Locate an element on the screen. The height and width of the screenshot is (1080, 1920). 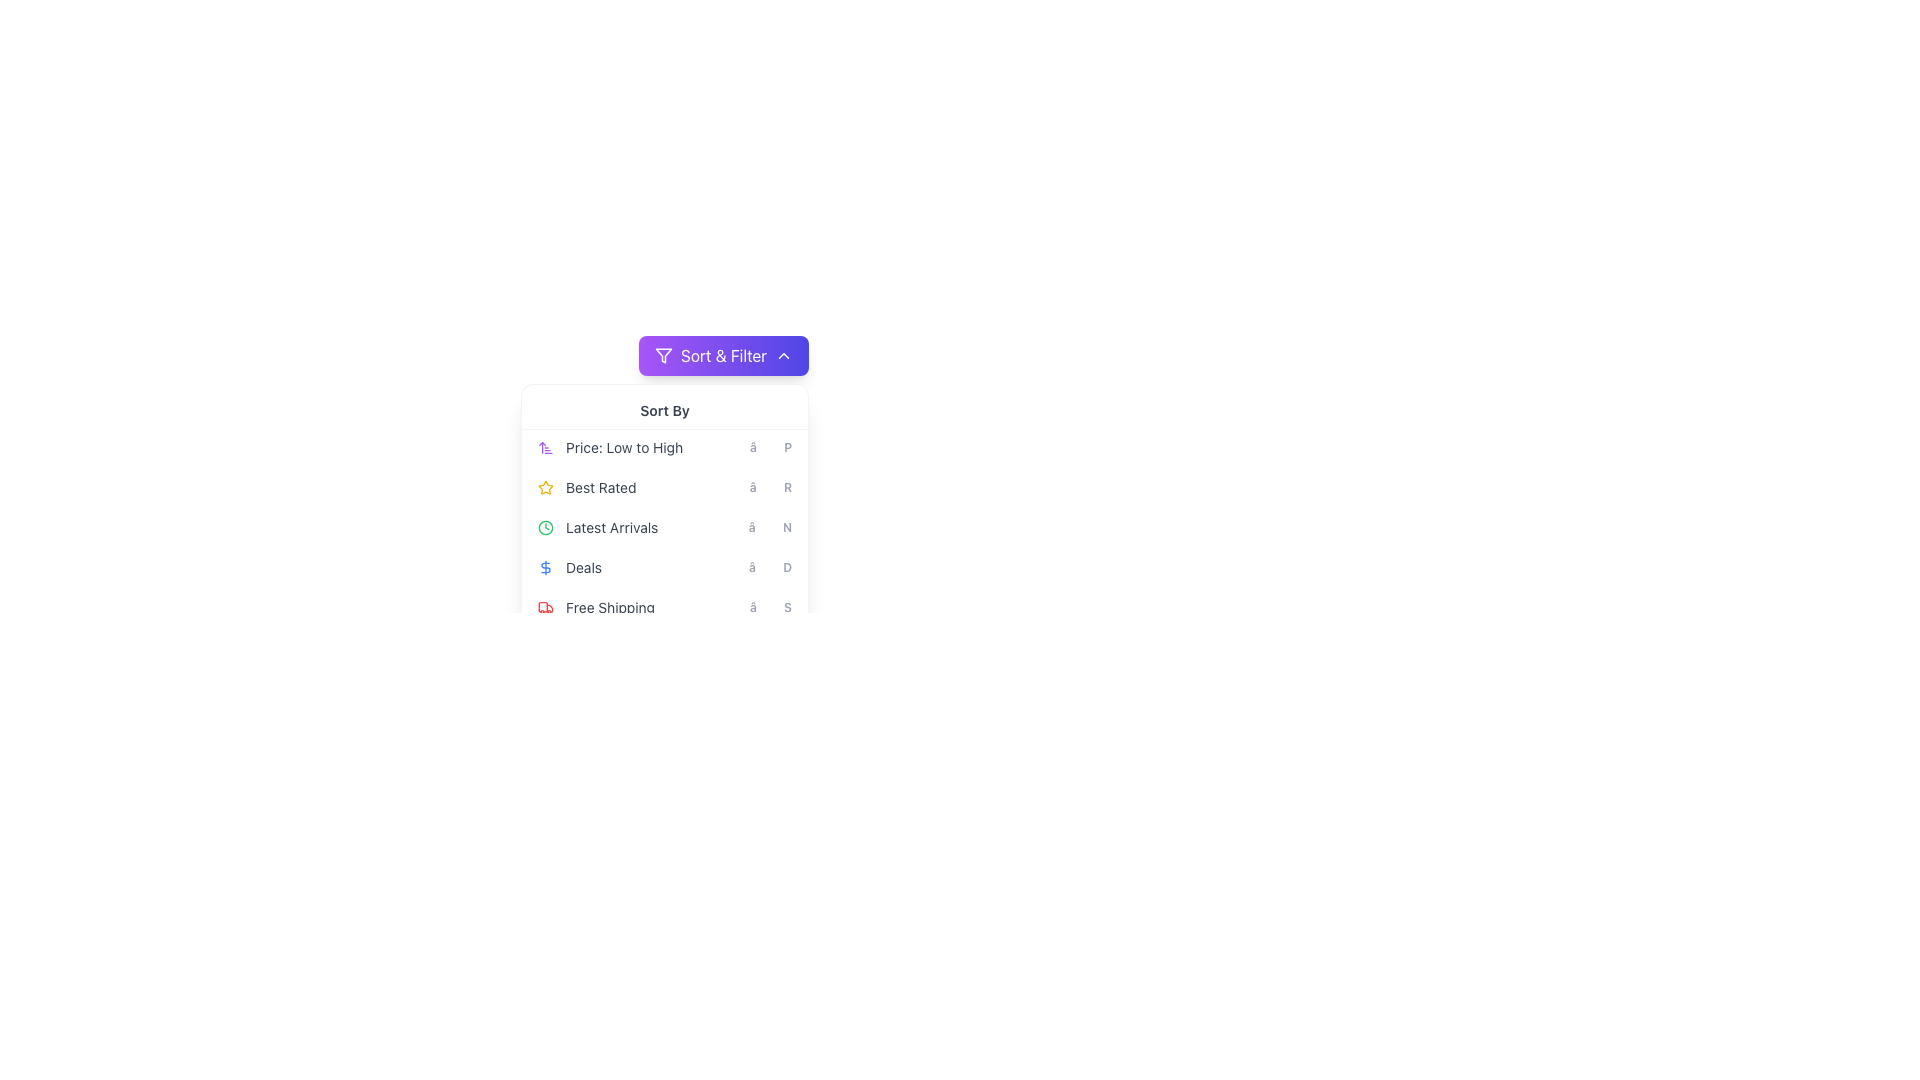
the button labeled 'Latest Arrivals' which is the third item in the dropdown menu under the 'Sort By' section for keyboard navigation is located at coordinates (665, 527).